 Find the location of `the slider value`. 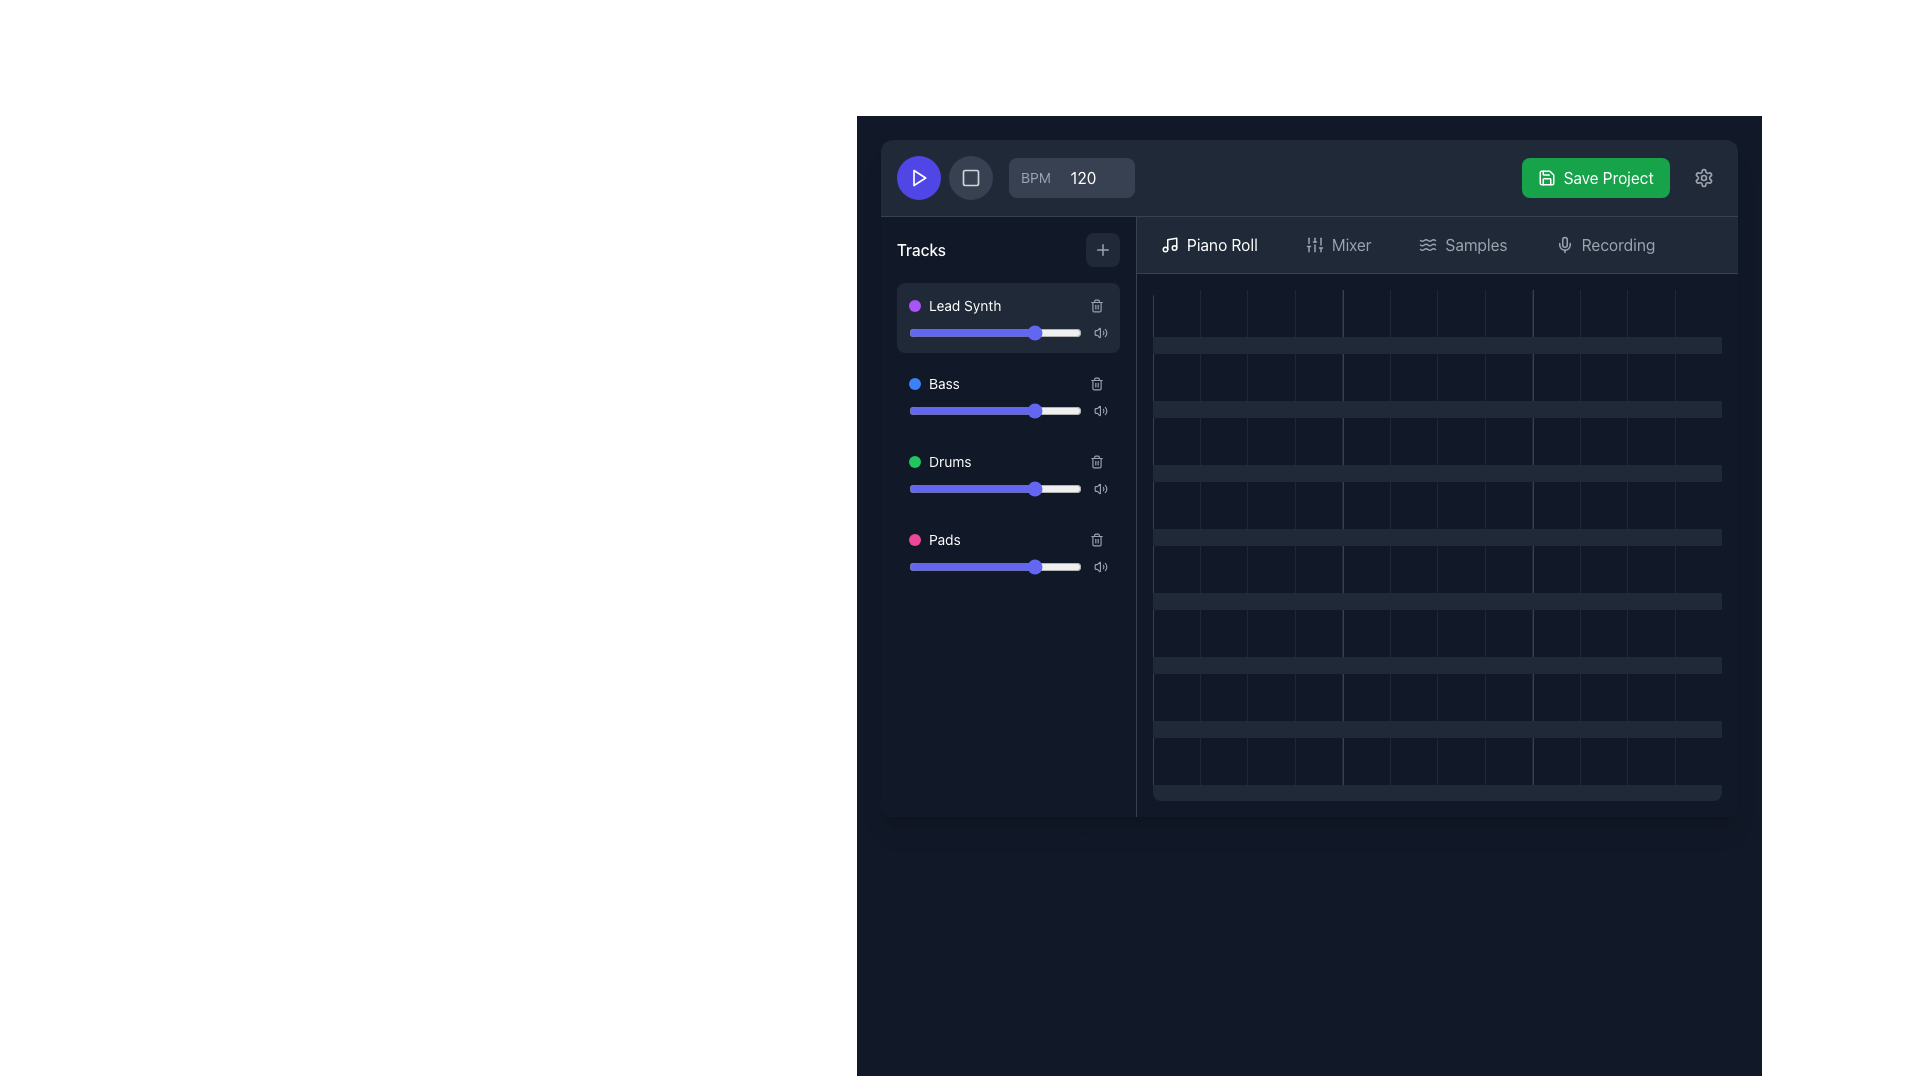

the slider value is located at coordinates (1042, 410).